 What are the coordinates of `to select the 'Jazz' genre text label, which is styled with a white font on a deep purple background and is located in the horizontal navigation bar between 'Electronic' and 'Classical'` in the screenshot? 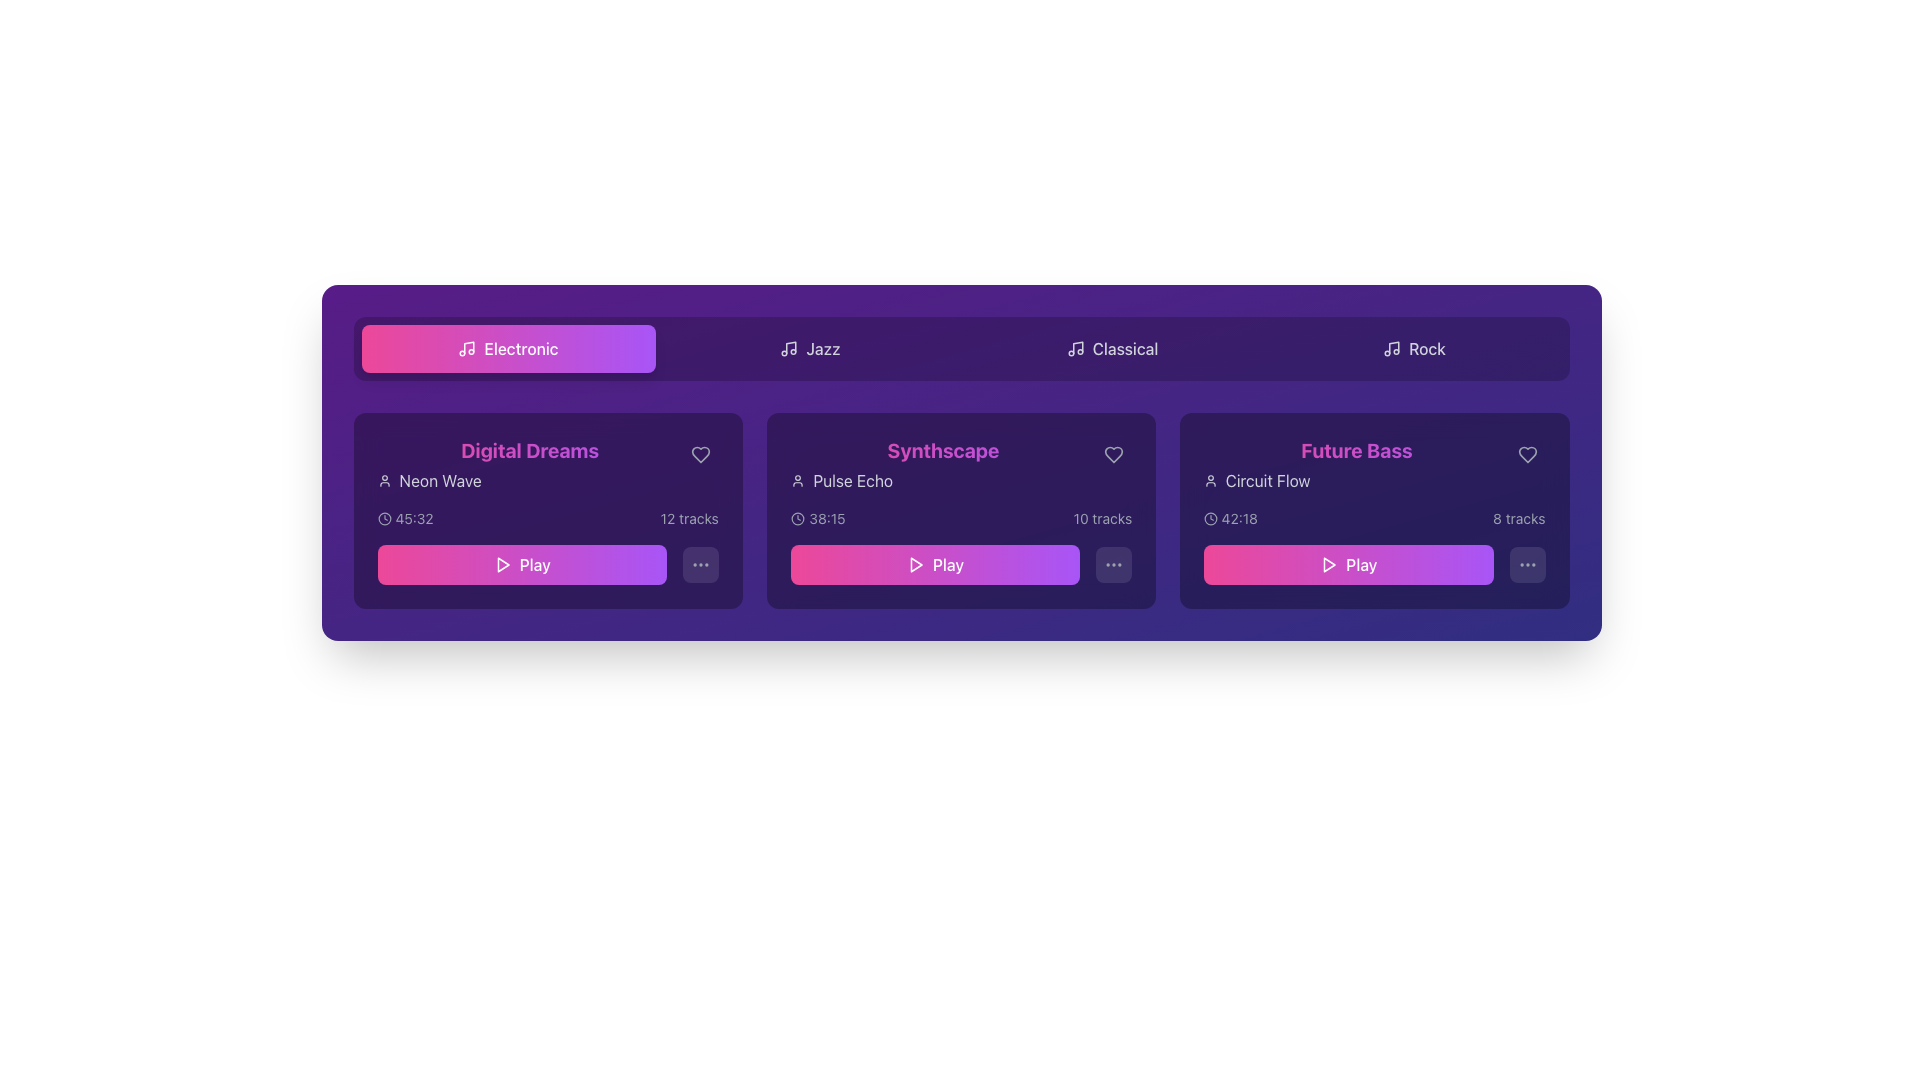 It's located at (823, 347).